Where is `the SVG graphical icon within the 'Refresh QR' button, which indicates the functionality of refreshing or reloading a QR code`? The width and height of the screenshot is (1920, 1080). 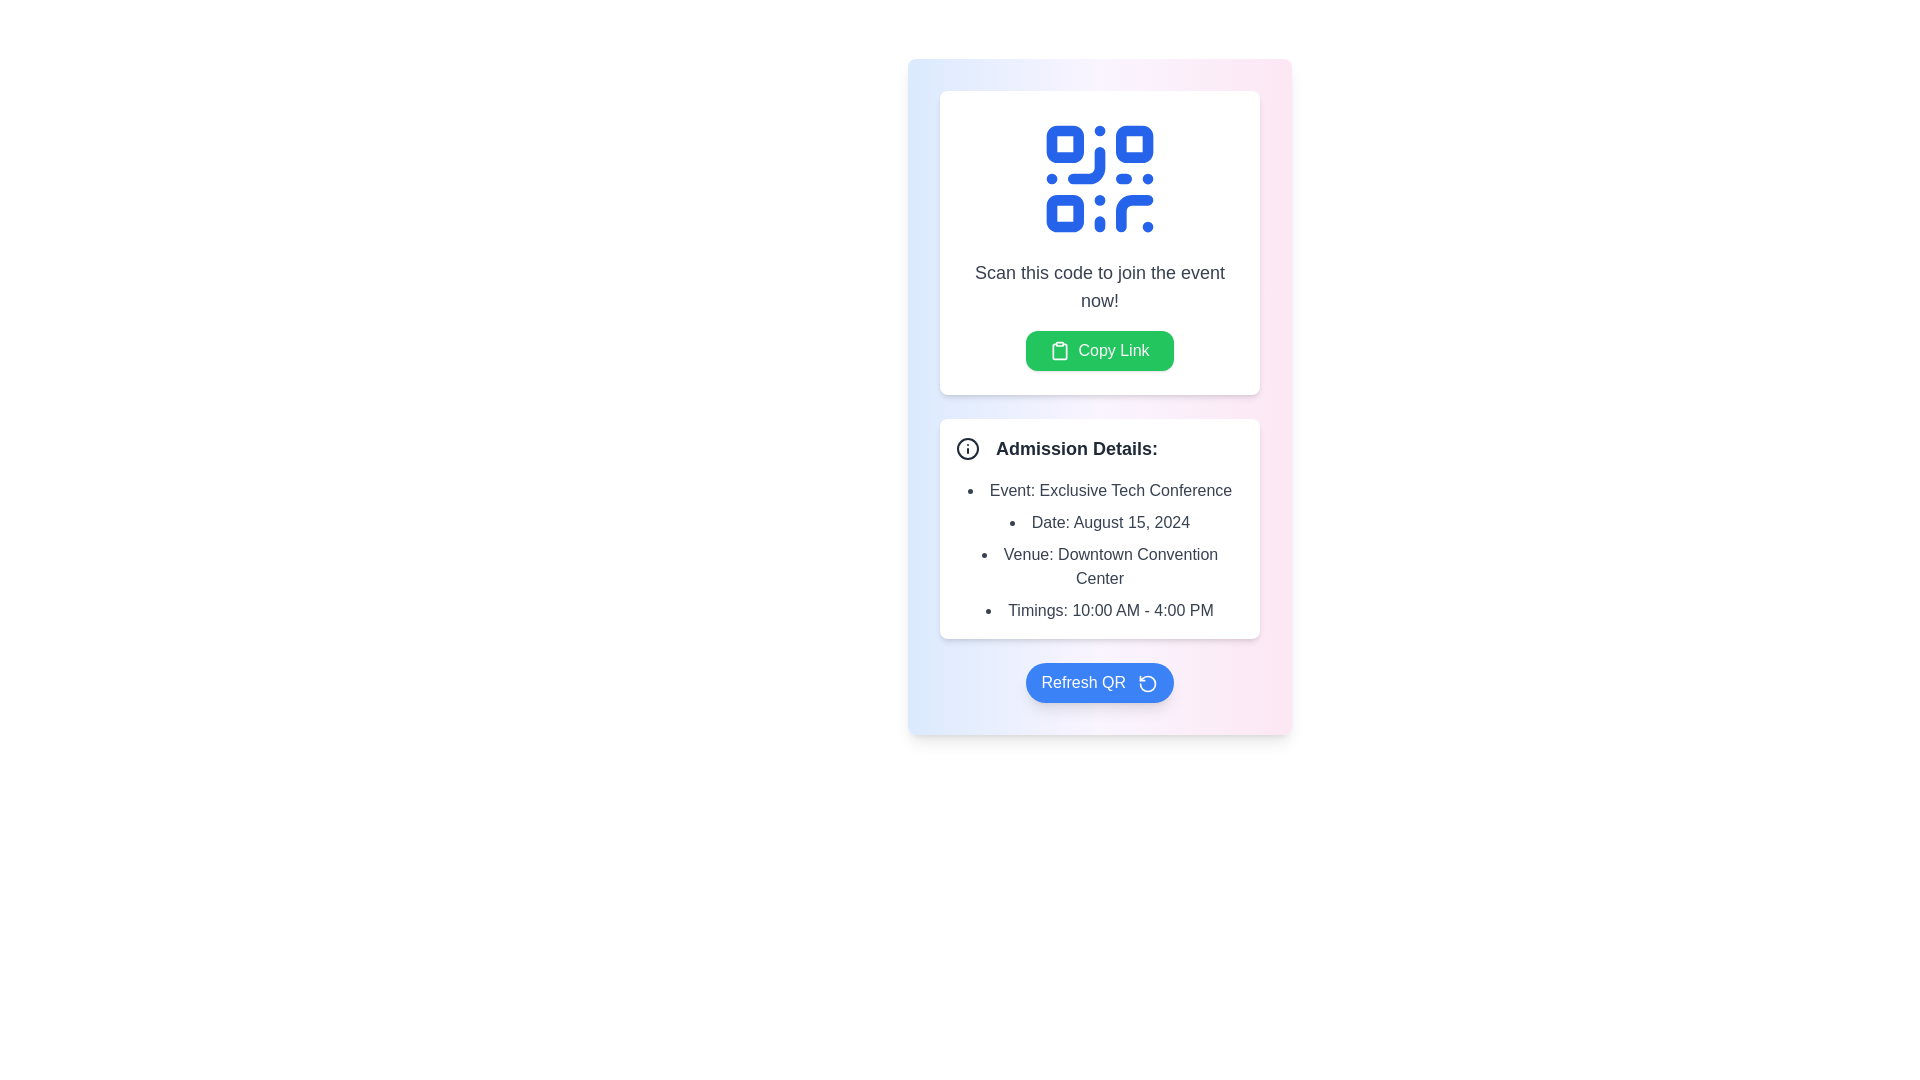
the SVG graphical icon within the 'Refresh QR' button, which indicates the functionality of refreshing or reloading a QR code is located at coordinates (1148, 682).